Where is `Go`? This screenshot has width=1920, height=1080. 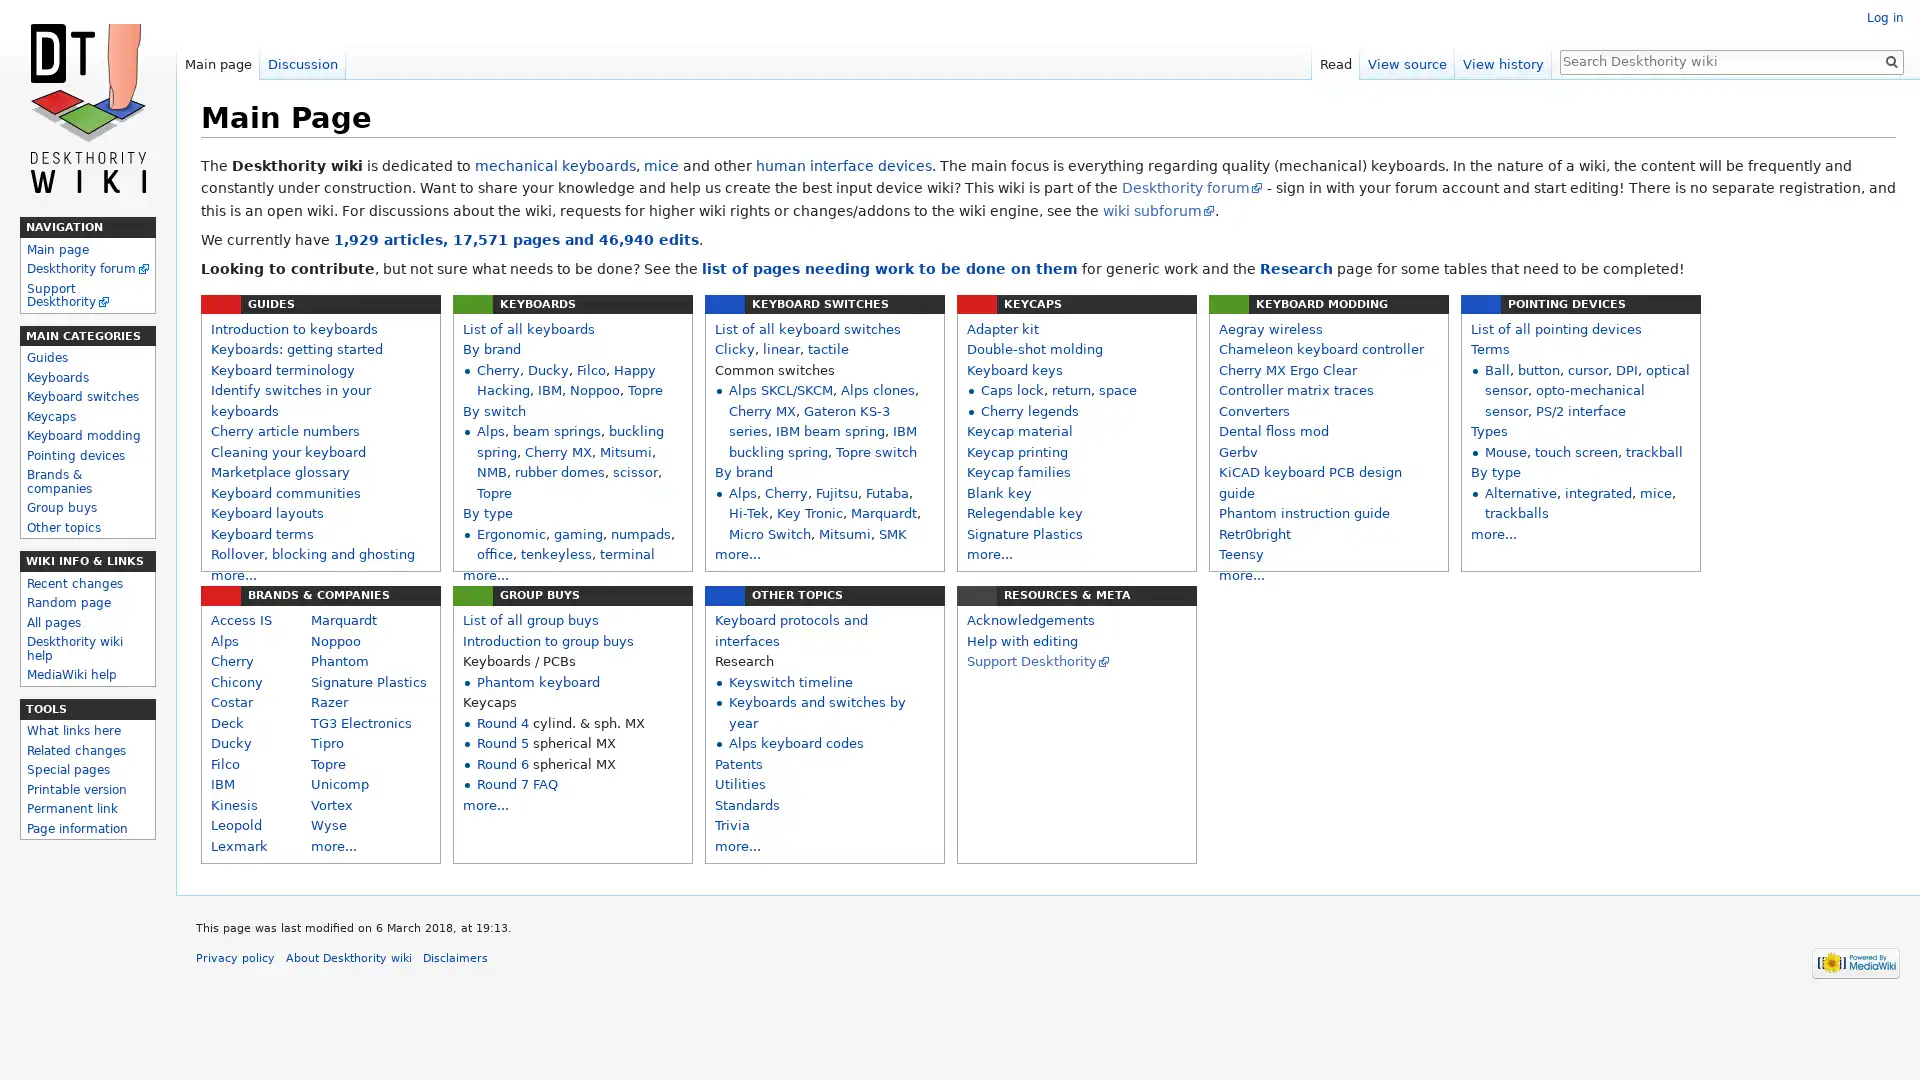 Go is located at coordinates (1890, 60).